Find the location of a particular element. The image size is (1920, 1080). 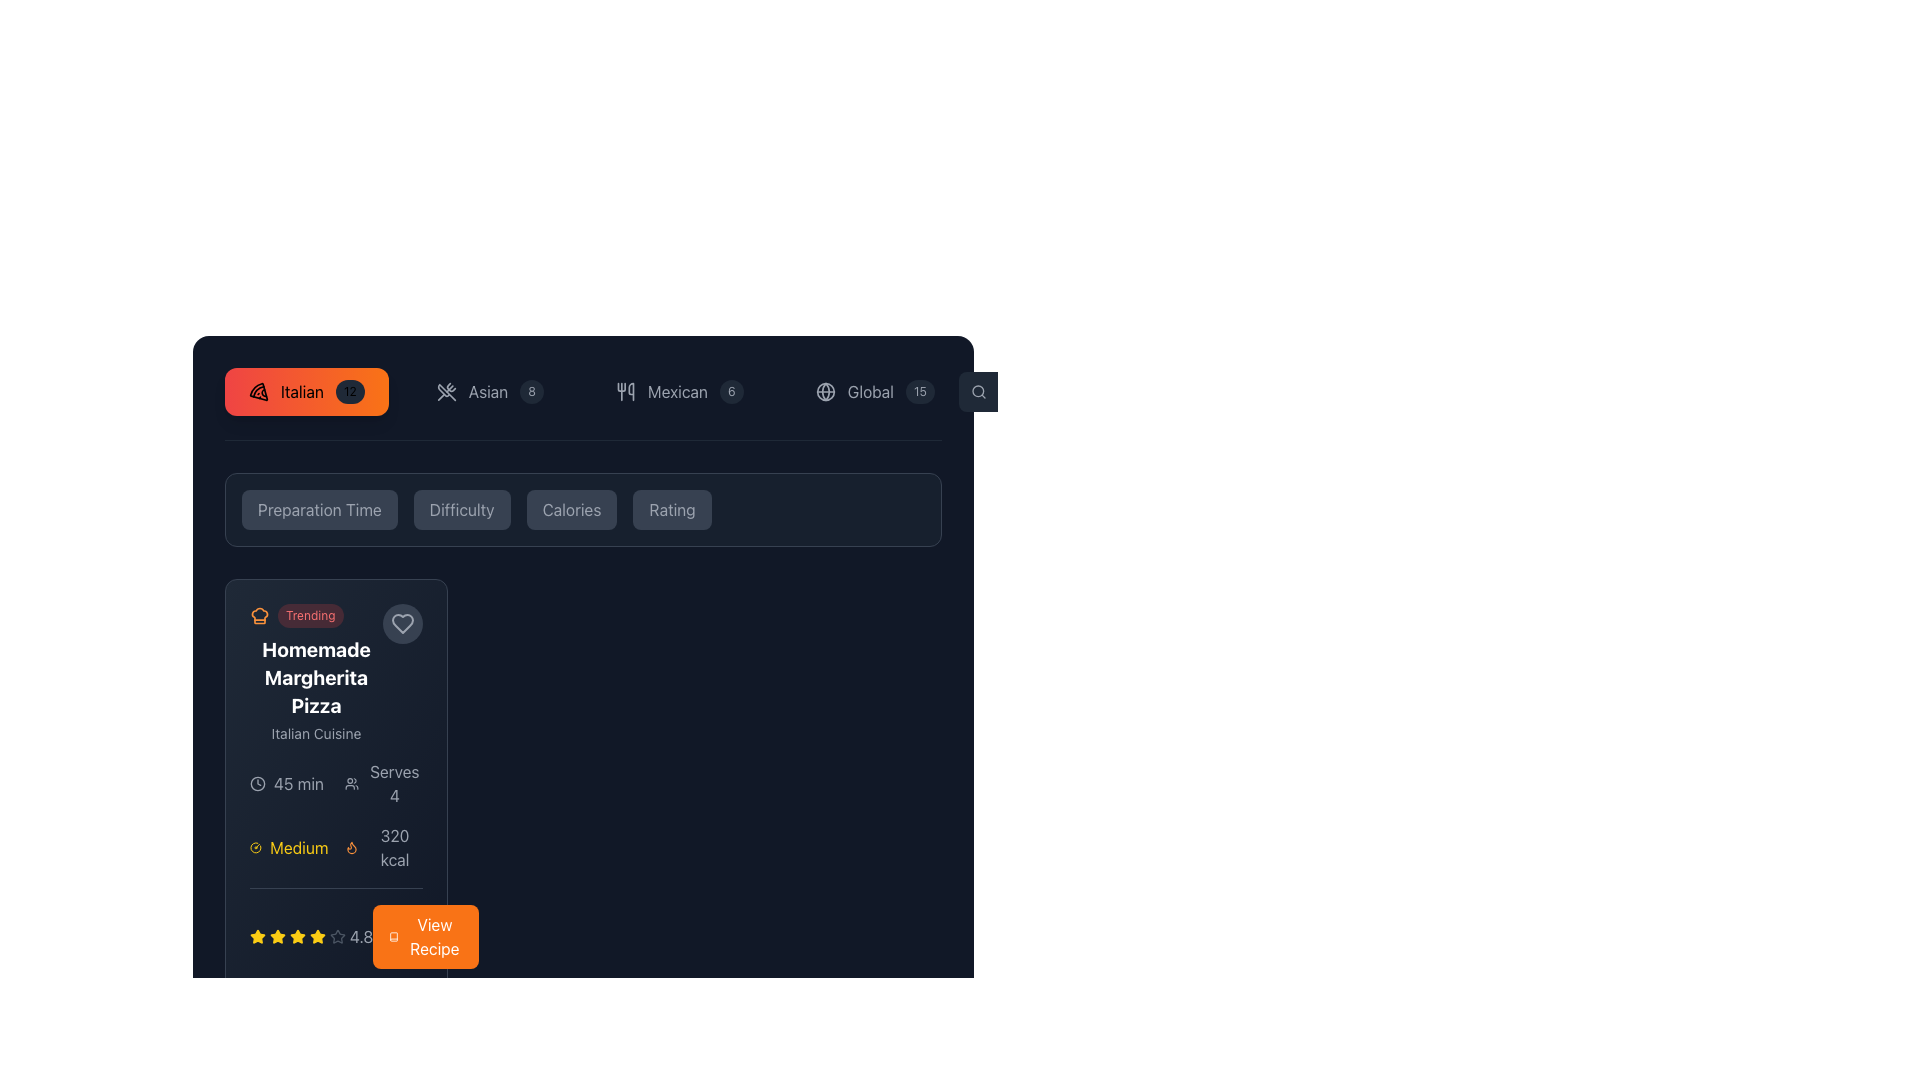

the Text label that indicates the difficulty level or category for the associated recipe content, located below the icons for time and servings is located at coordinates (298, 848).